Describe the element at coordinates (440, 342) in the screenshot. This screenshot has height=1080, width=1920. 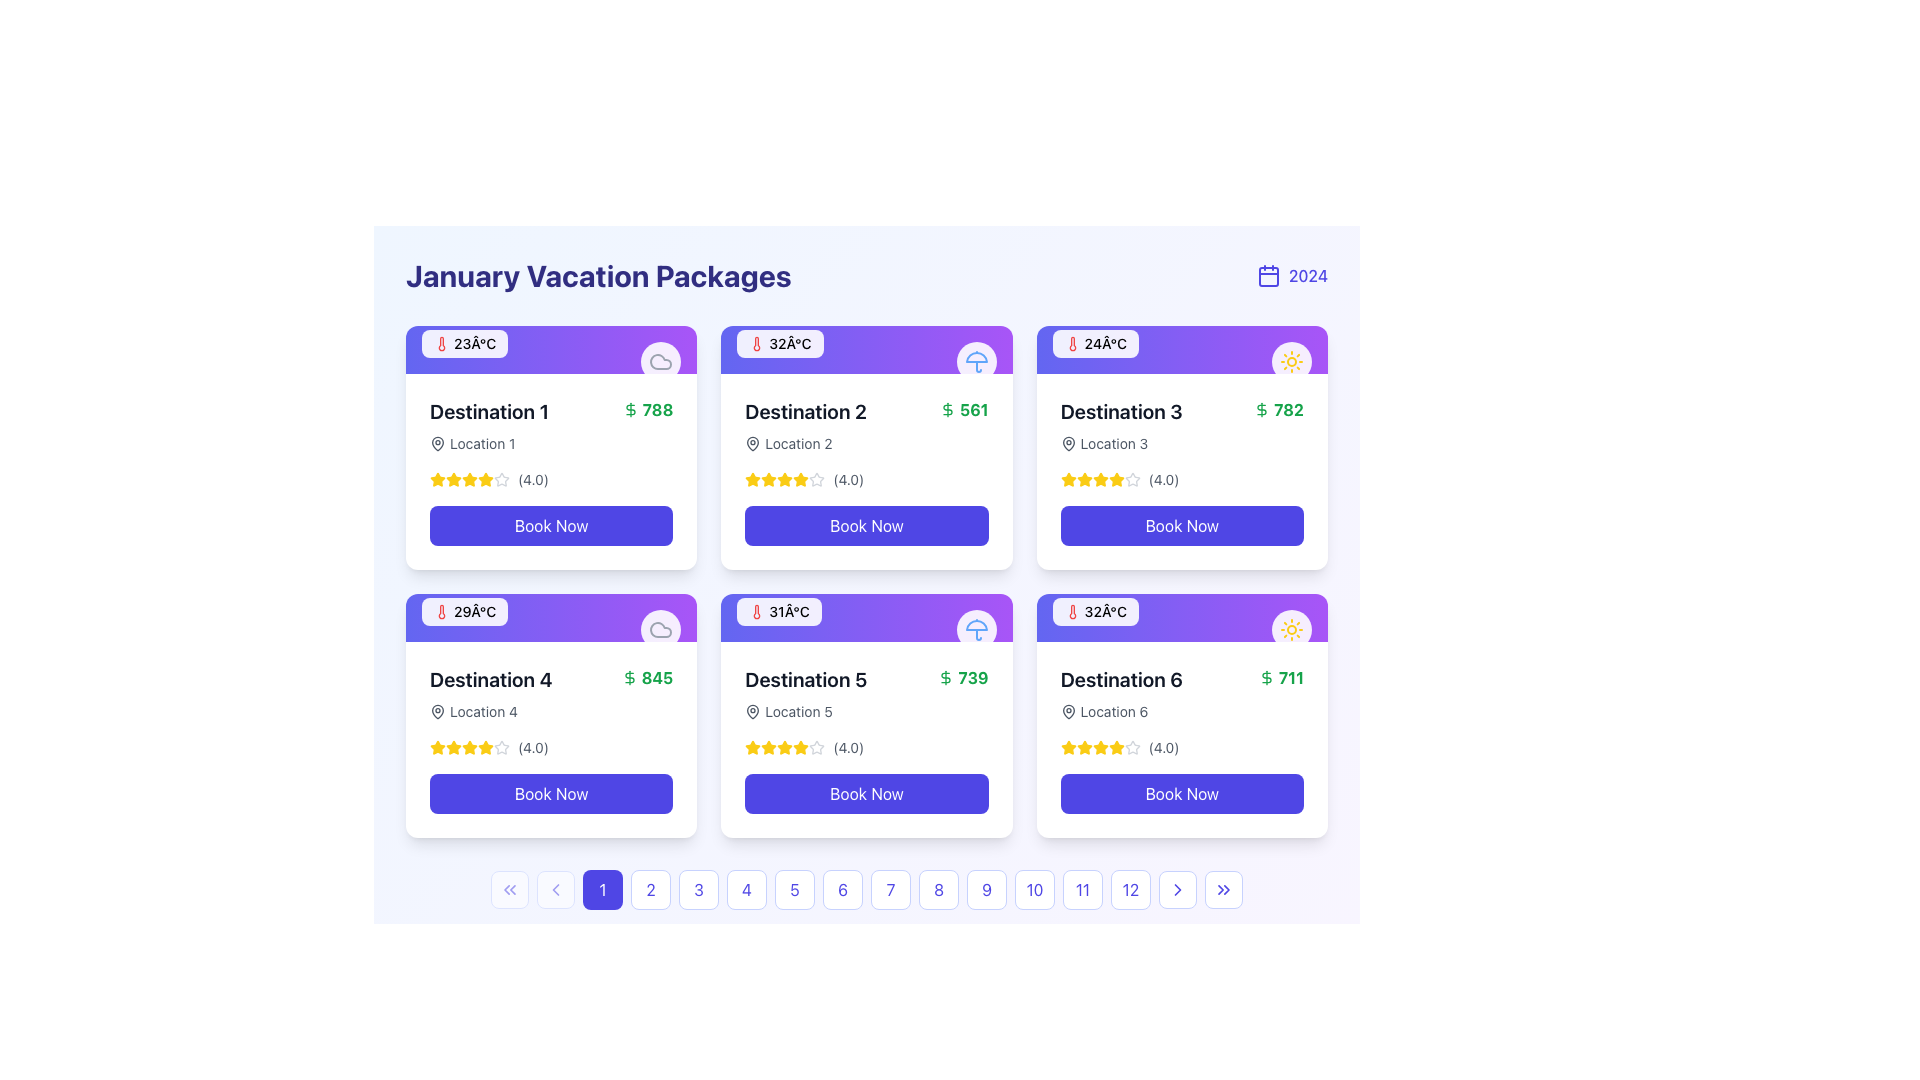
I see `the red thermometer-shaped icon located at the top left corner of the card labeled 'Destination 1', which displays '23°C'` at that location.